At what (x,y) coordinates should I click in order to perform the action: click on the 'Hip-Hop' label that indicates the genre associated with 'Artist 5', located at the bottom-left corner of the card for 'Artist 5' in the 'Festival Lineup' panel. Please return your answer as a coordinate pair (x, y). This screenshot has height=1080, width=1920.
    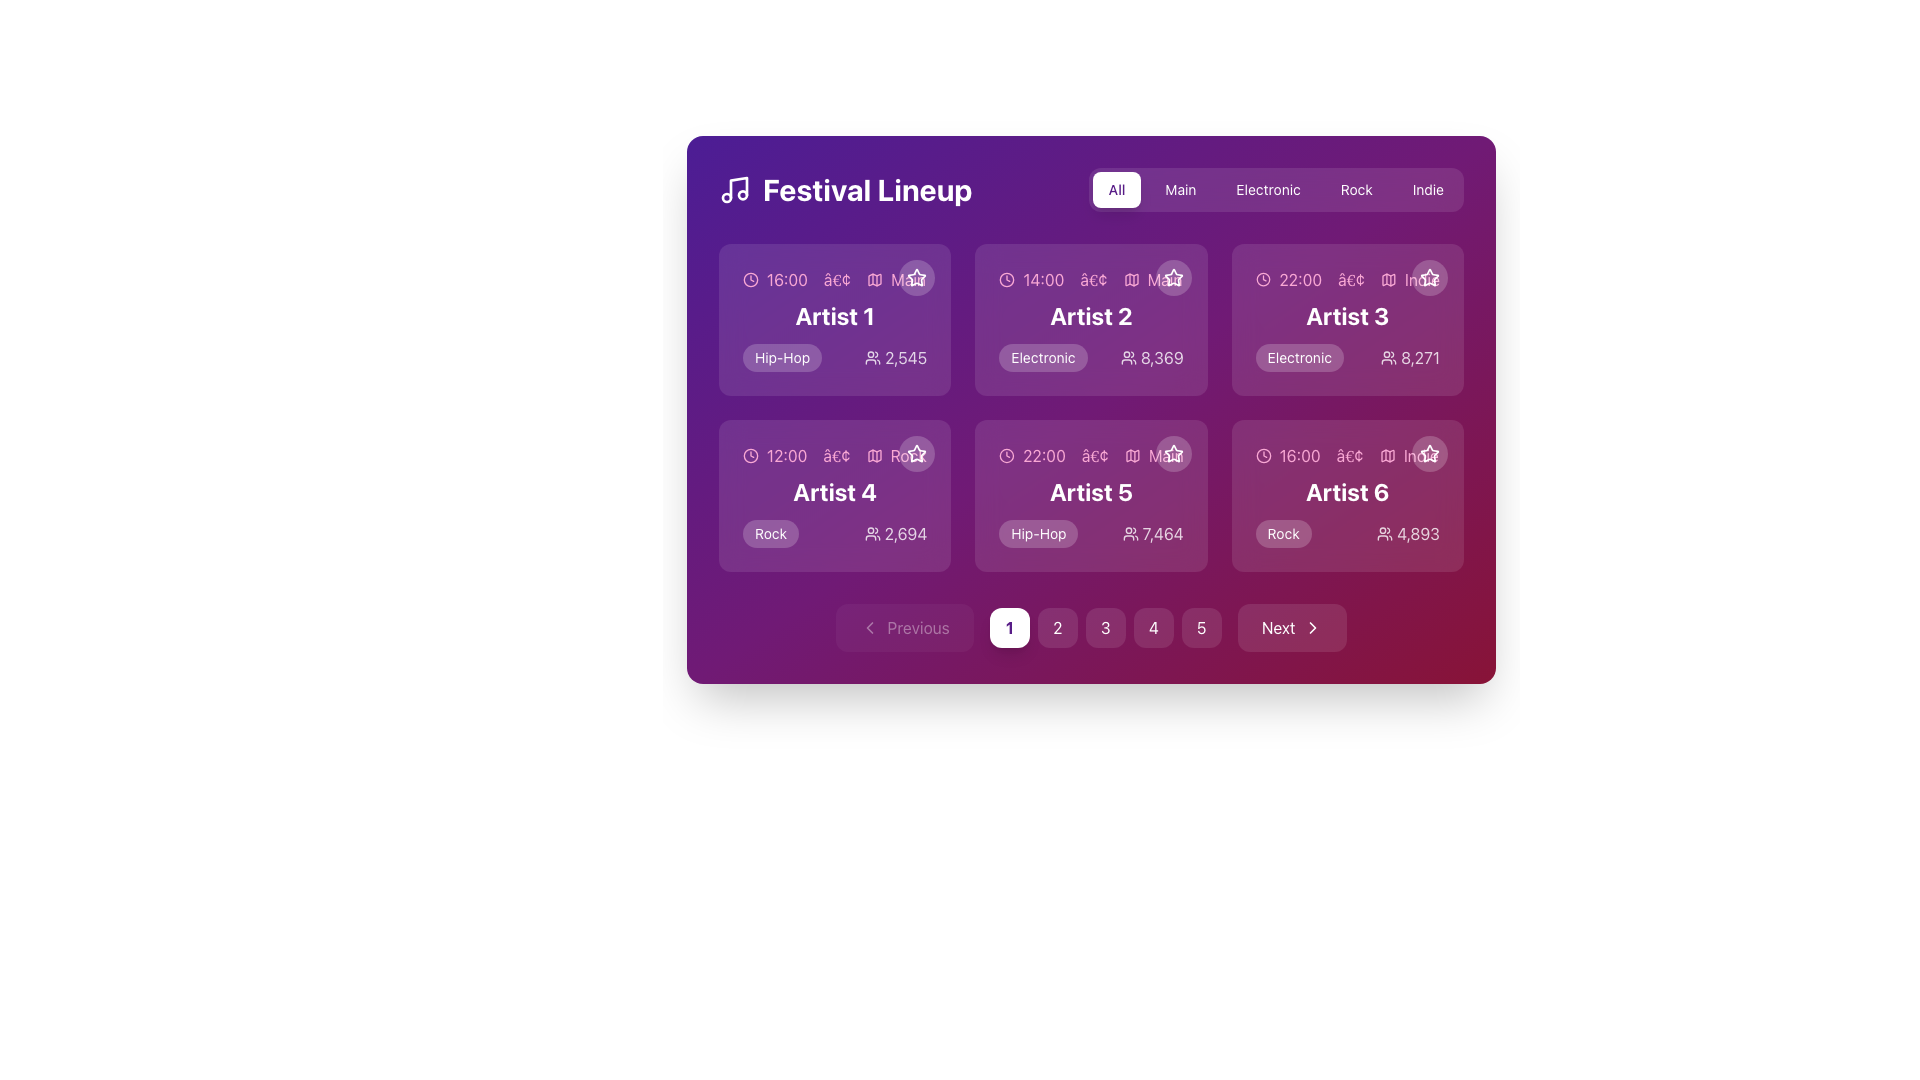
    Looking at the image, I should click on (1038, 532).